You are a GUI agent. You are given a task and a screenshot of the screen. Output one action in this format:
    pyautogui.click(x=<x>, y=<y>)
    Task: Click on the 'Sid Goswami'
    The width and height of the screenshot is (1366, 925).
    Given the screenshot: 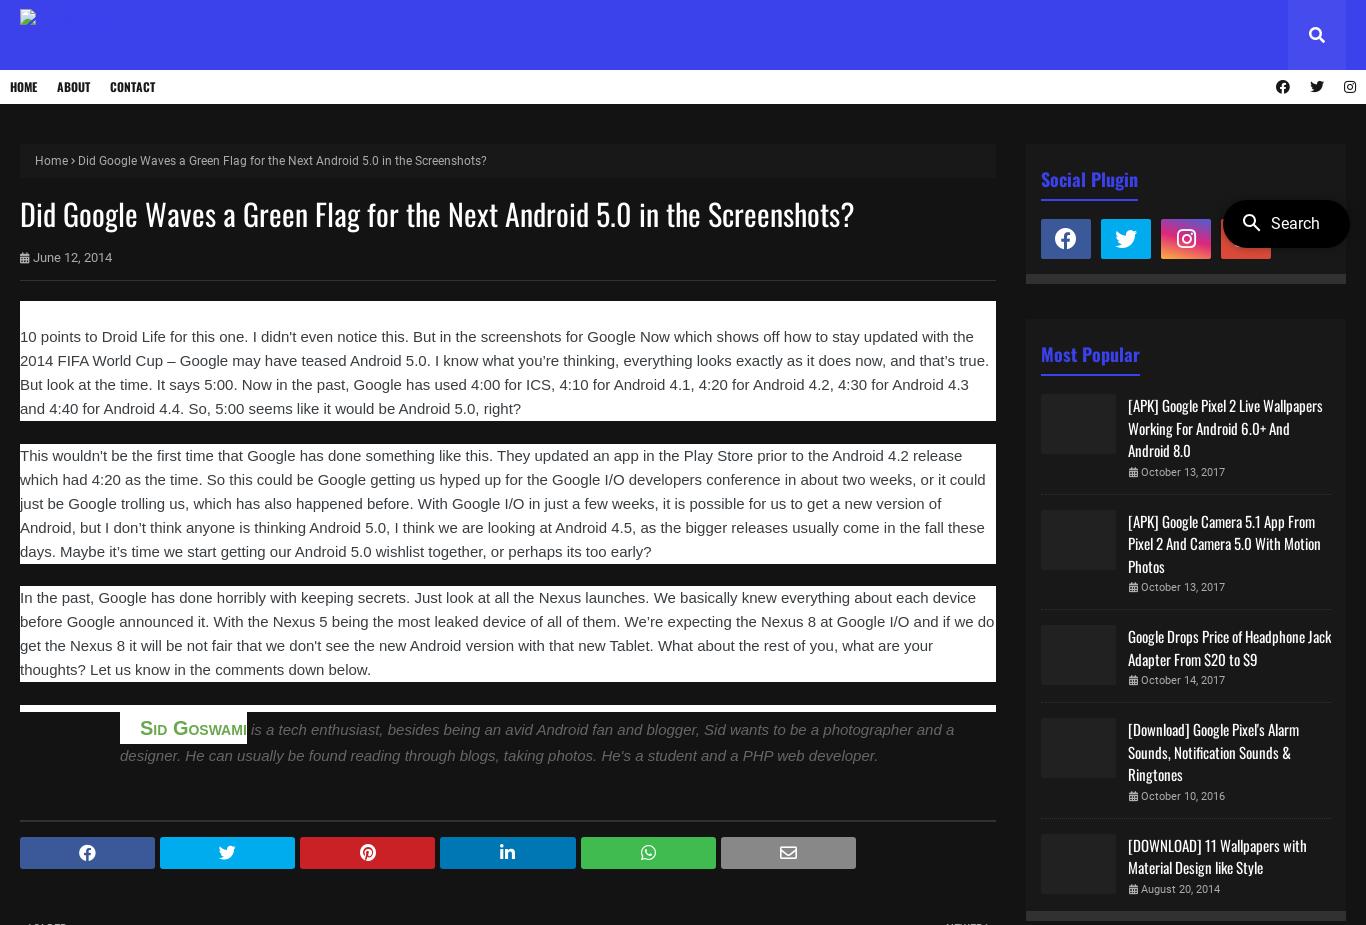 What is the action you would take?
    pyautogui.click(x=192, y=726)
    